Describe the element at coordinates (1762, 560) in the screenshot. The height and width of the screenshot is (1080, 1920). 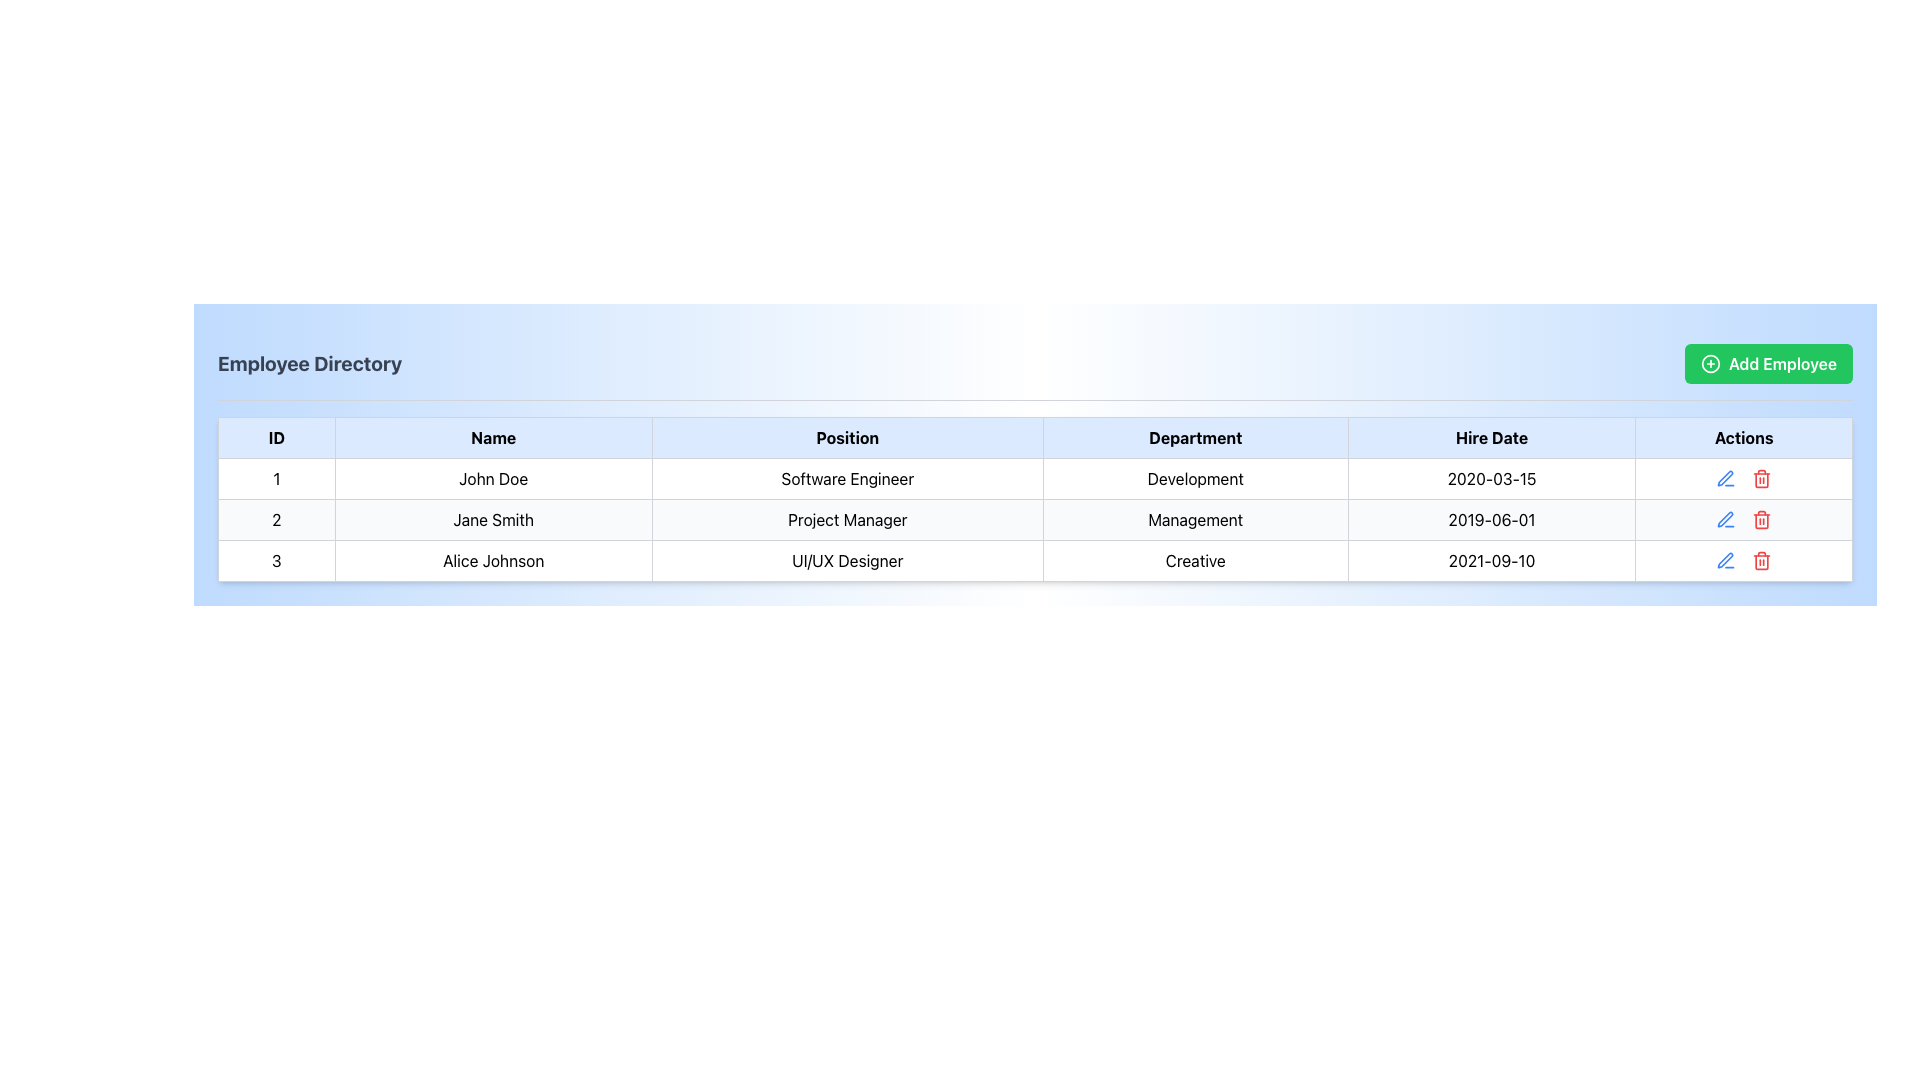
I see `the red trash can icon button located in the last row of the actions column` at that location.